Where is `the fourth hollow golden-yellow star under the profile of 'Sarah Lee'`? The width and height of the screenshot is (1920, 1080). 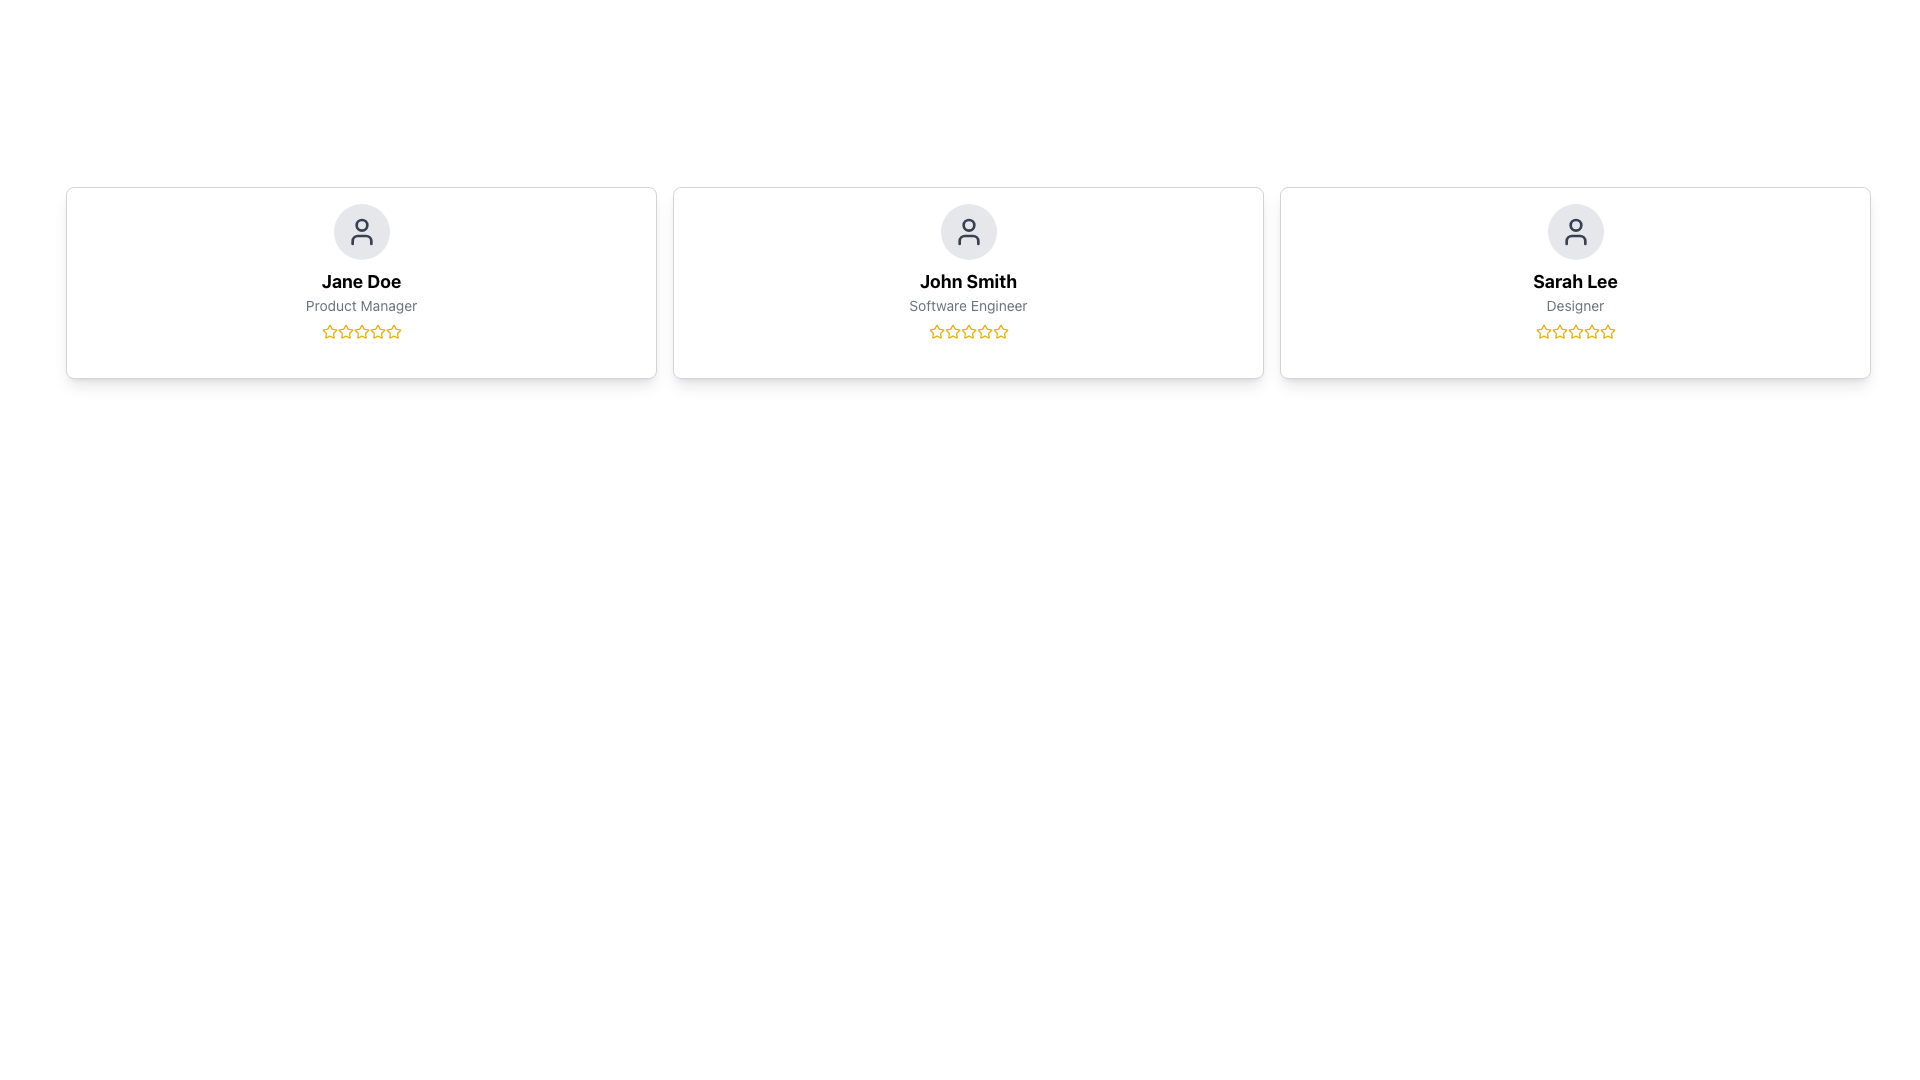
the fourth hollow golden-yellow star under the profile of 'Sarah Lee' is located at coordinates (1590, 330).